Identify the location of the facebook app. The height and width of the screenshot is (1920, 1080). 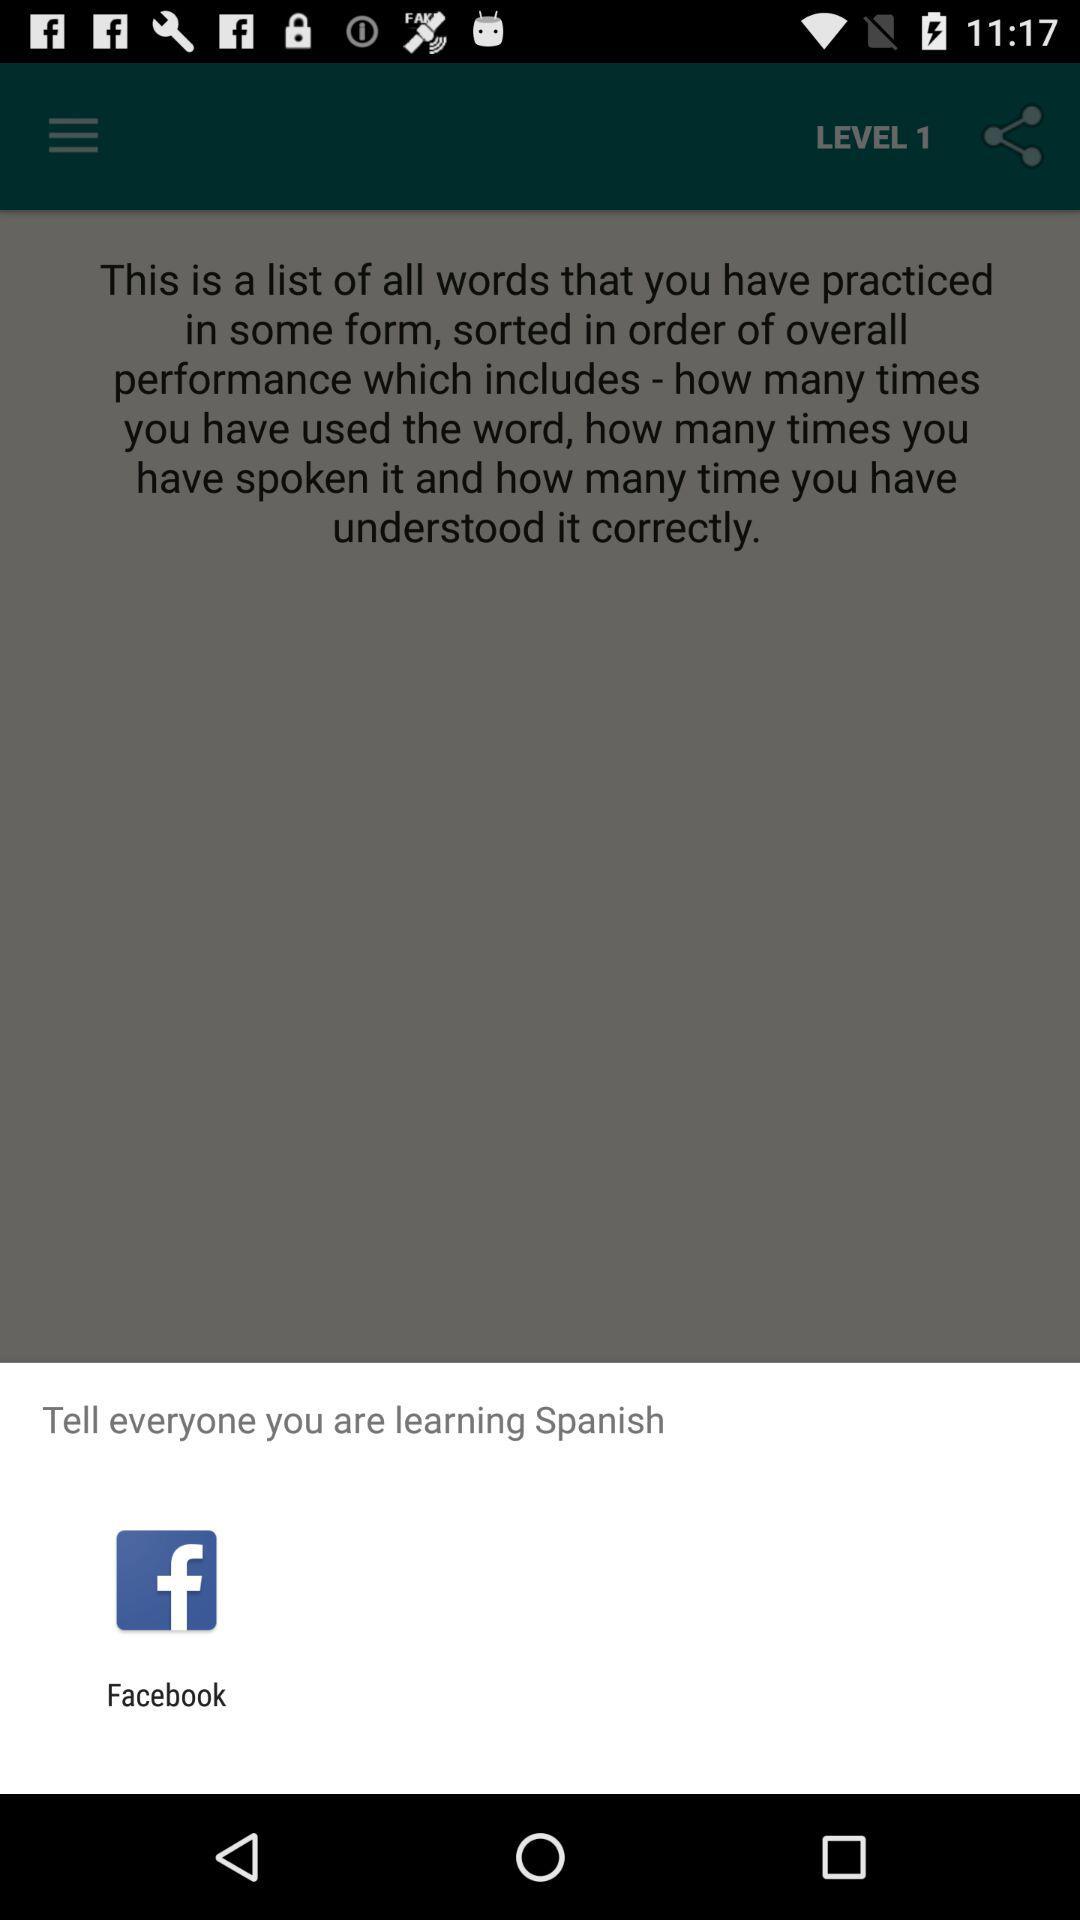
(165, 1711).